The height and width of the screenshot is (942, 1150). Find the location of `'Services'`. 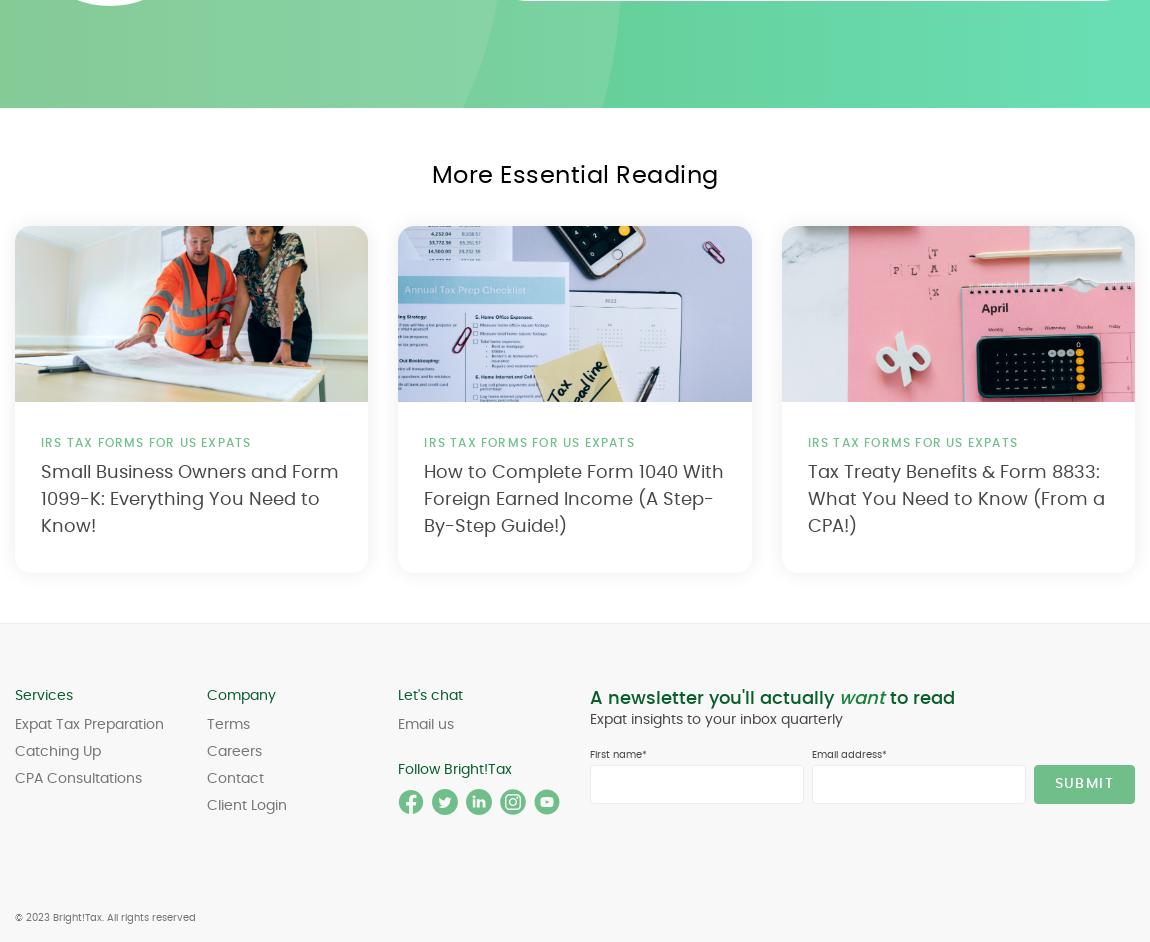

'Services' is located at coordinates (43, 696).